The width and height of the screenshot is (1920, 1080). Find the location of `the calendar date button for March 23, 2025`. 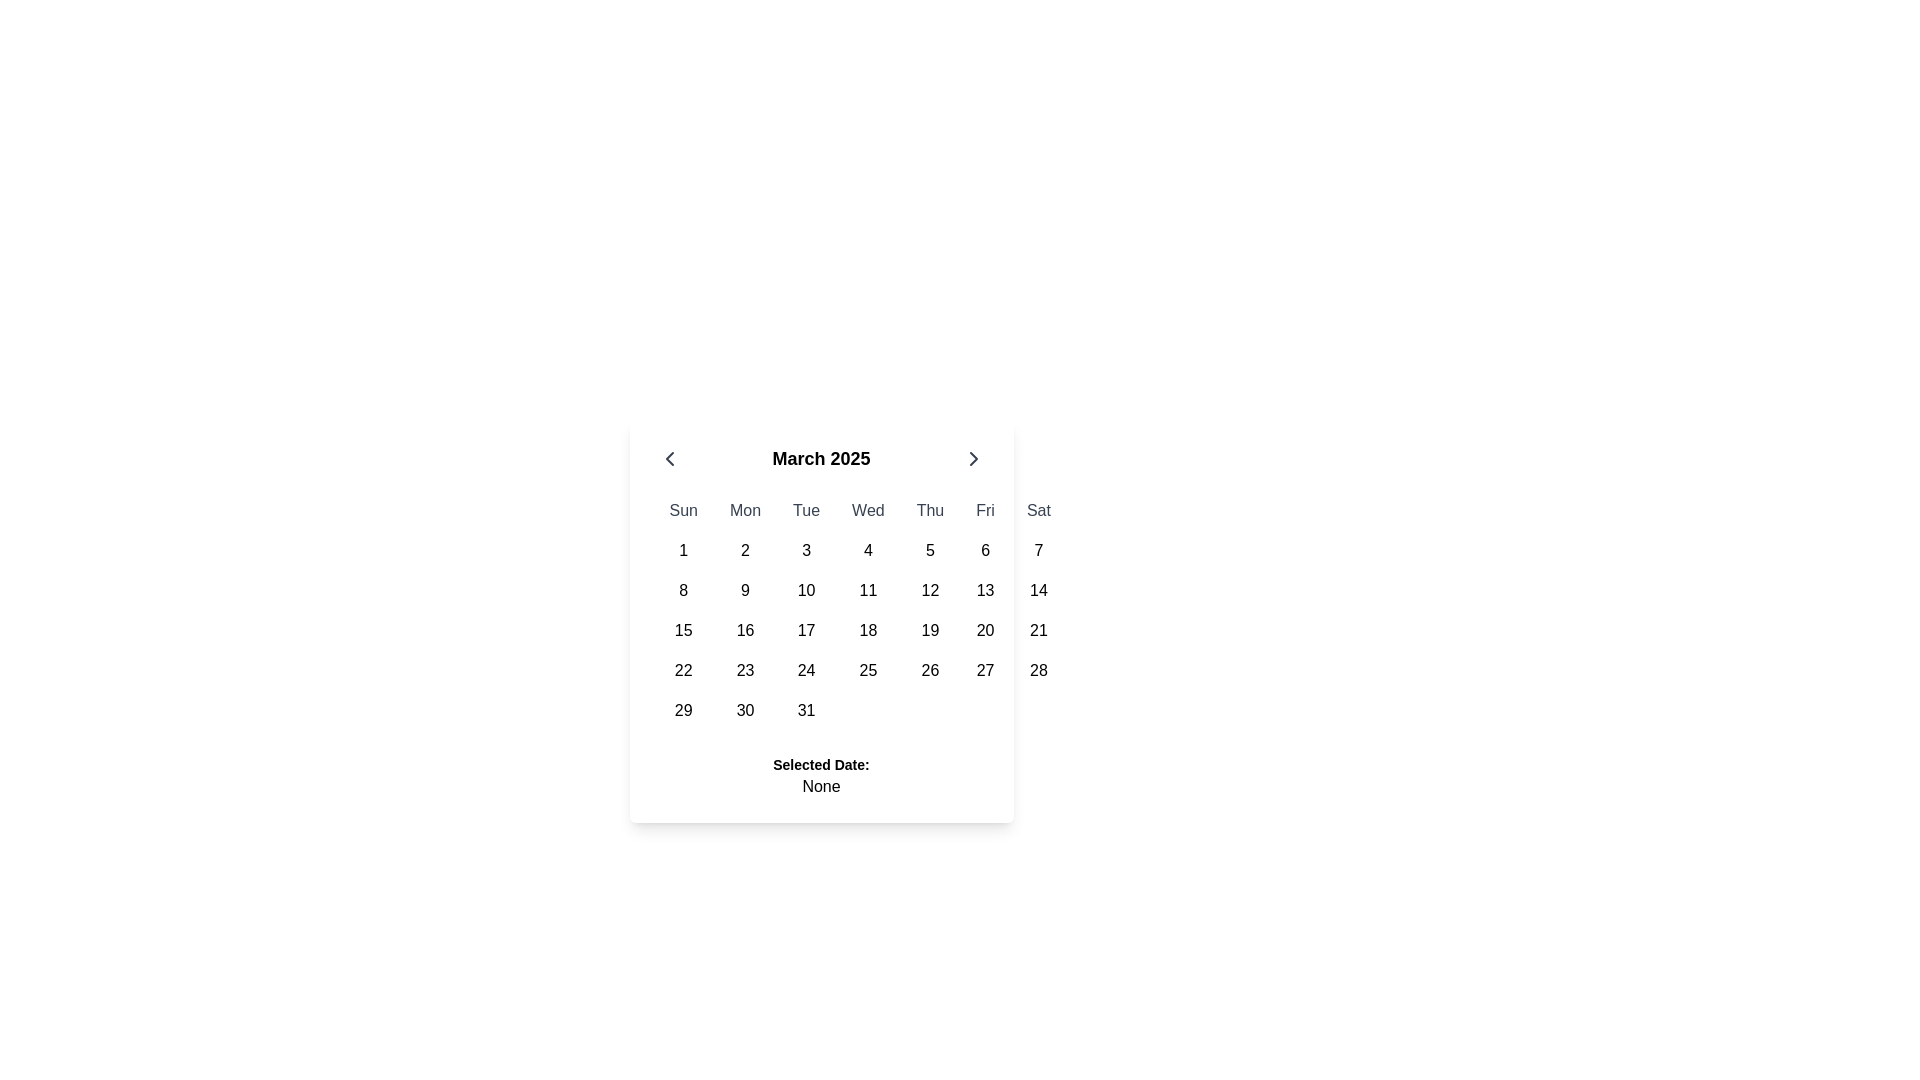

the calendar date button for March 23, 2025 is located at coordinates (744, 671).